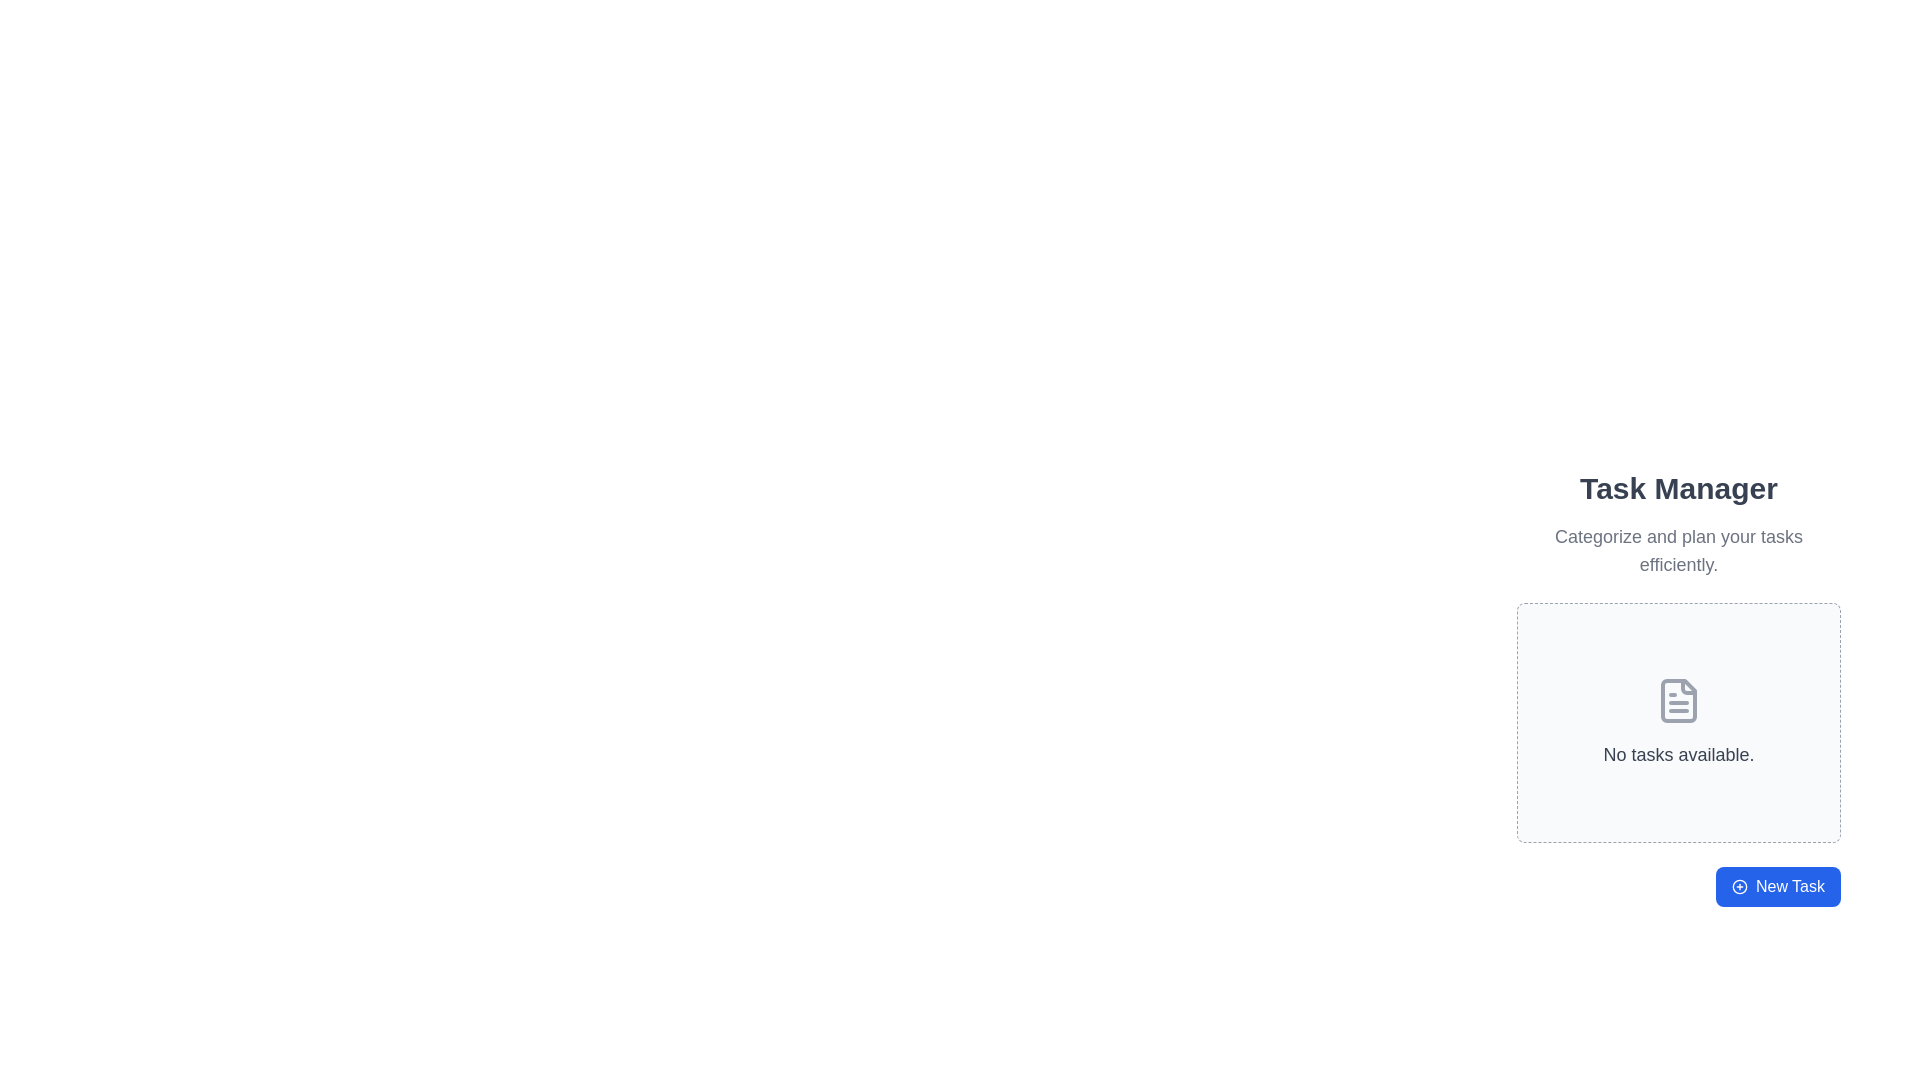  Describe the element at coordinates (1738, 886) in the screenshot. I see `the circular icon with a blue outline and a hollow center, which is part of the 'New Task' button located in the bottom-right section of the interface` at that location.